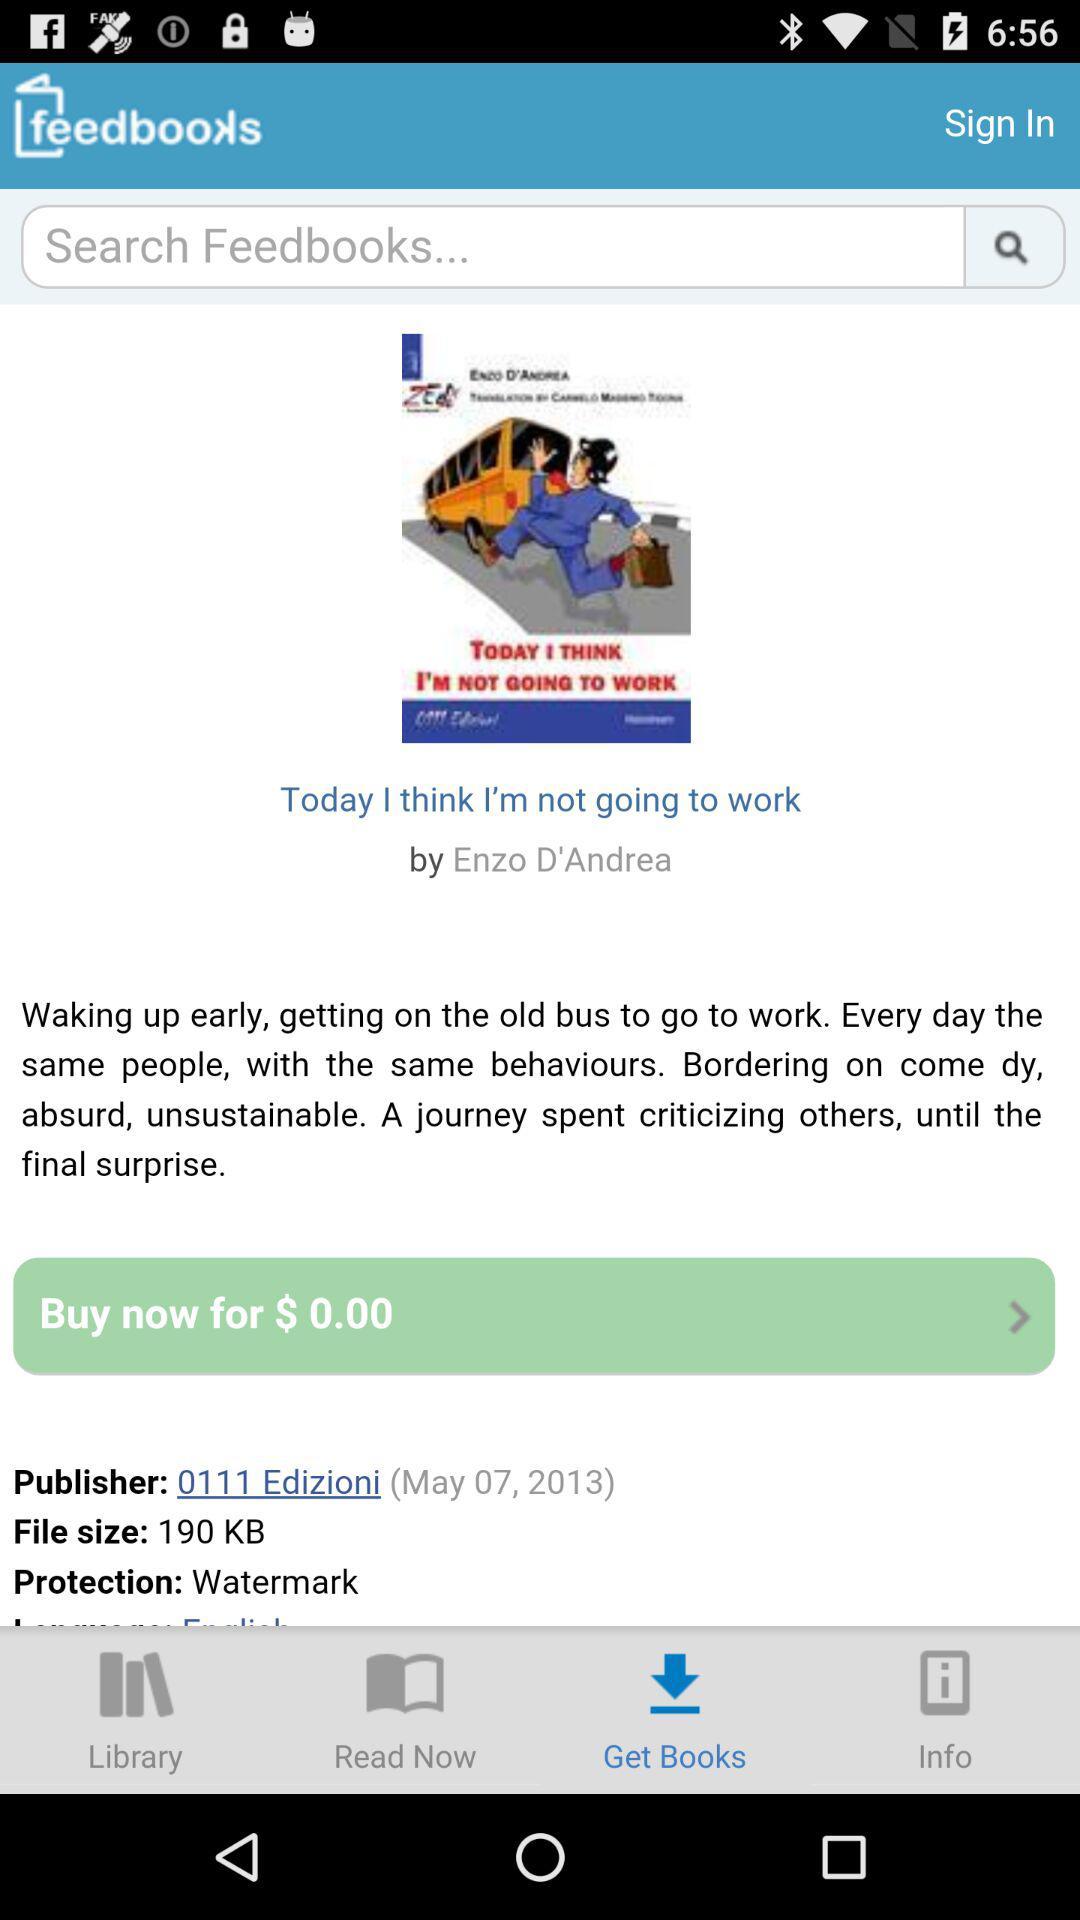 This screenshot has height=1920, width=1080. What do you see at coordinates (675, 1708) in the screenshot?
I see `get books` at bounding box center [675, 1708].